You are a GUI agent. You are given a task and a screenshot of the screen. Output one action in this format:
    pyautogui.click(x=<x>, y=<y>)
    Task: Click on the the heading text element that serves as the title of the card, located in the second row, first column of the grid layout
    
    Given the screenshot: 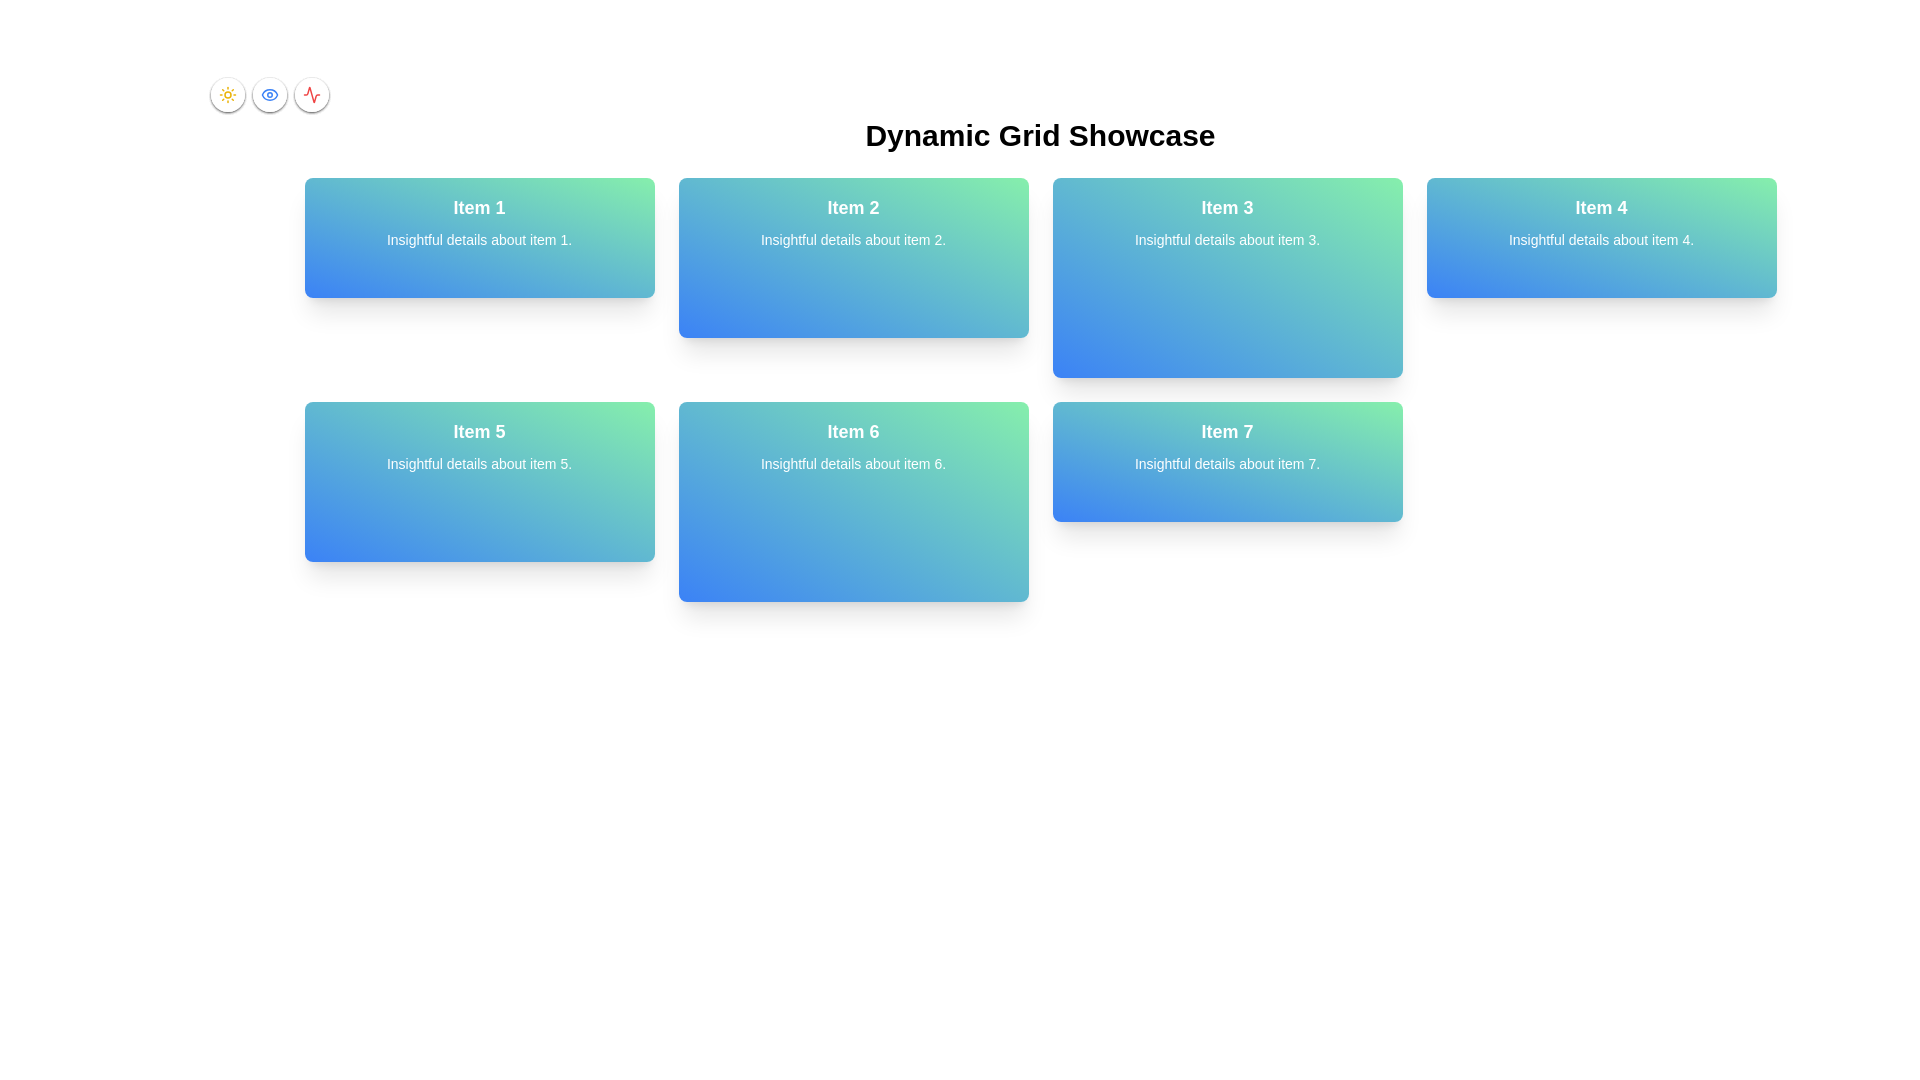 What is the action you would take?
    pyautogui.click(x=478, y=431)
    